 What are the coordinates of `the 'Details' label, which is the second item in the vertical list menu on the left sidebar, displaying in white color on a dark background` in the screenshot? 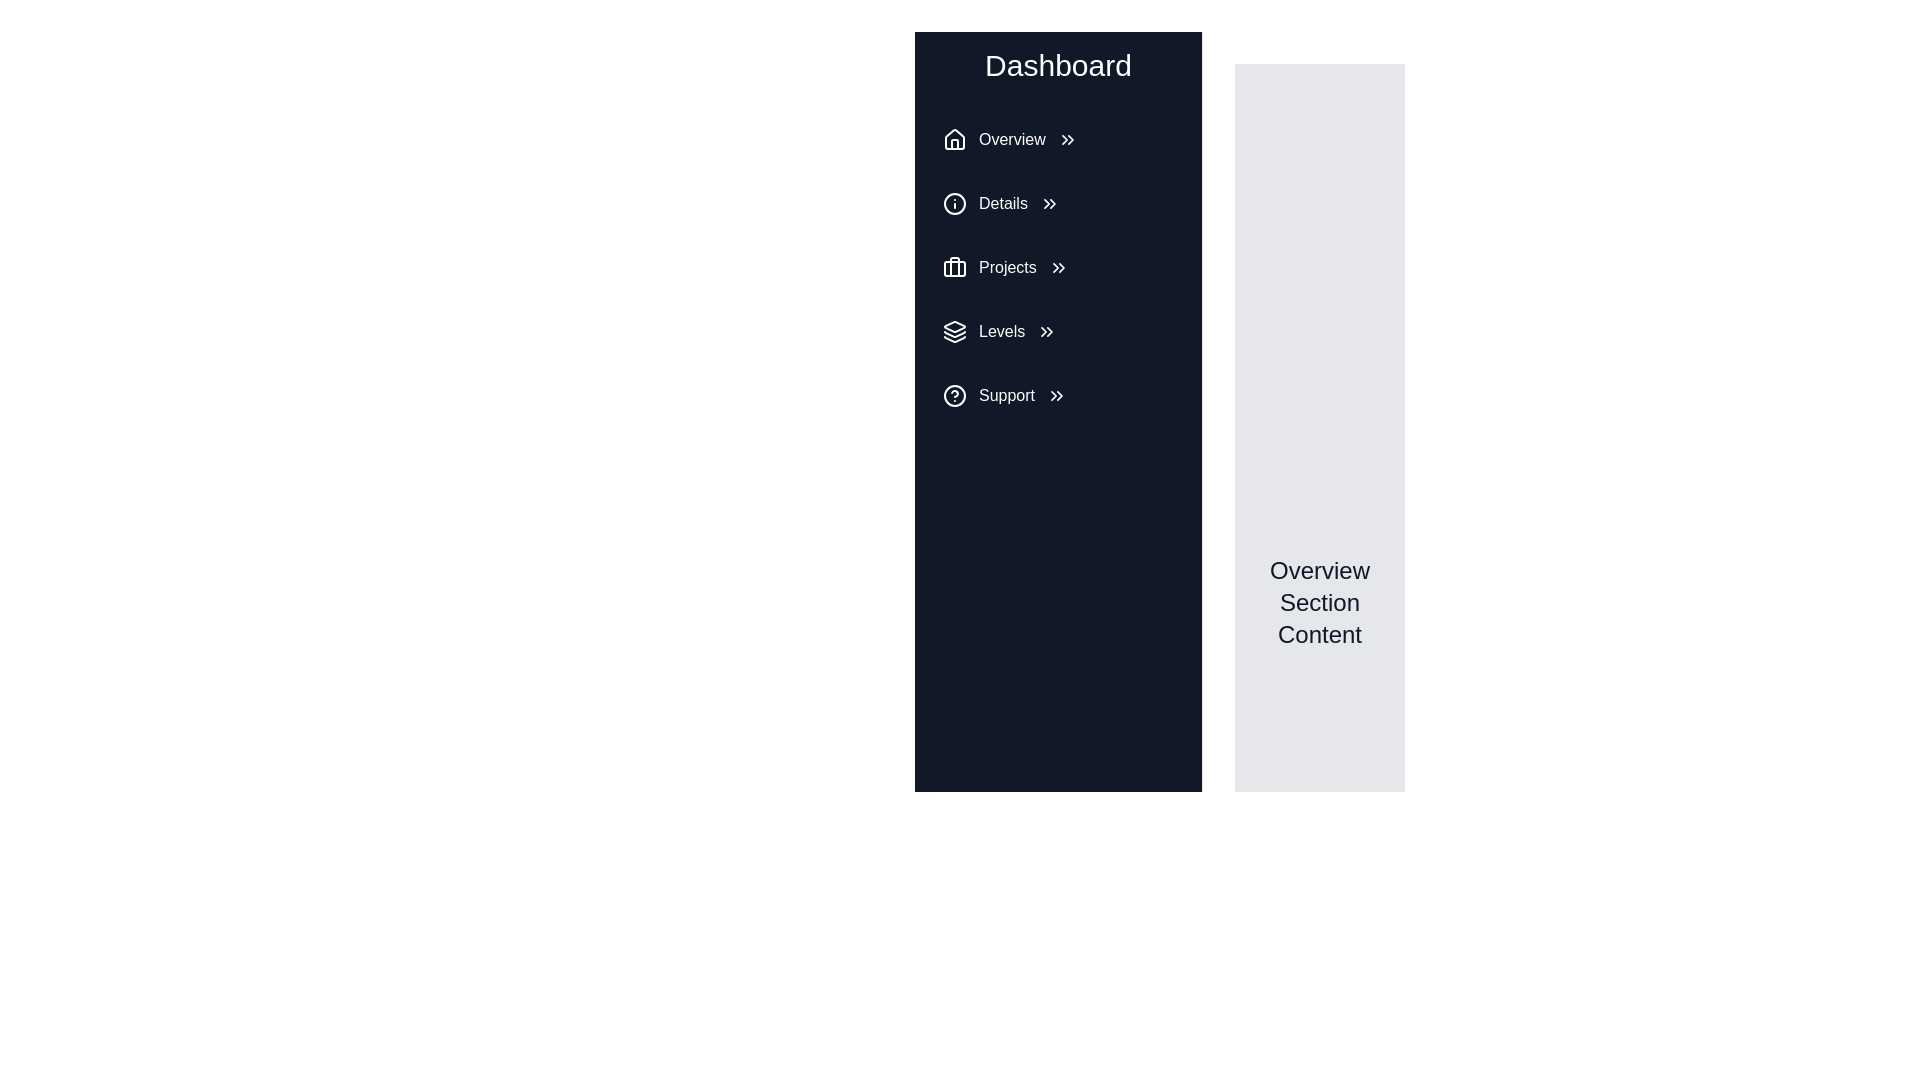 It's located at (1003, 204).